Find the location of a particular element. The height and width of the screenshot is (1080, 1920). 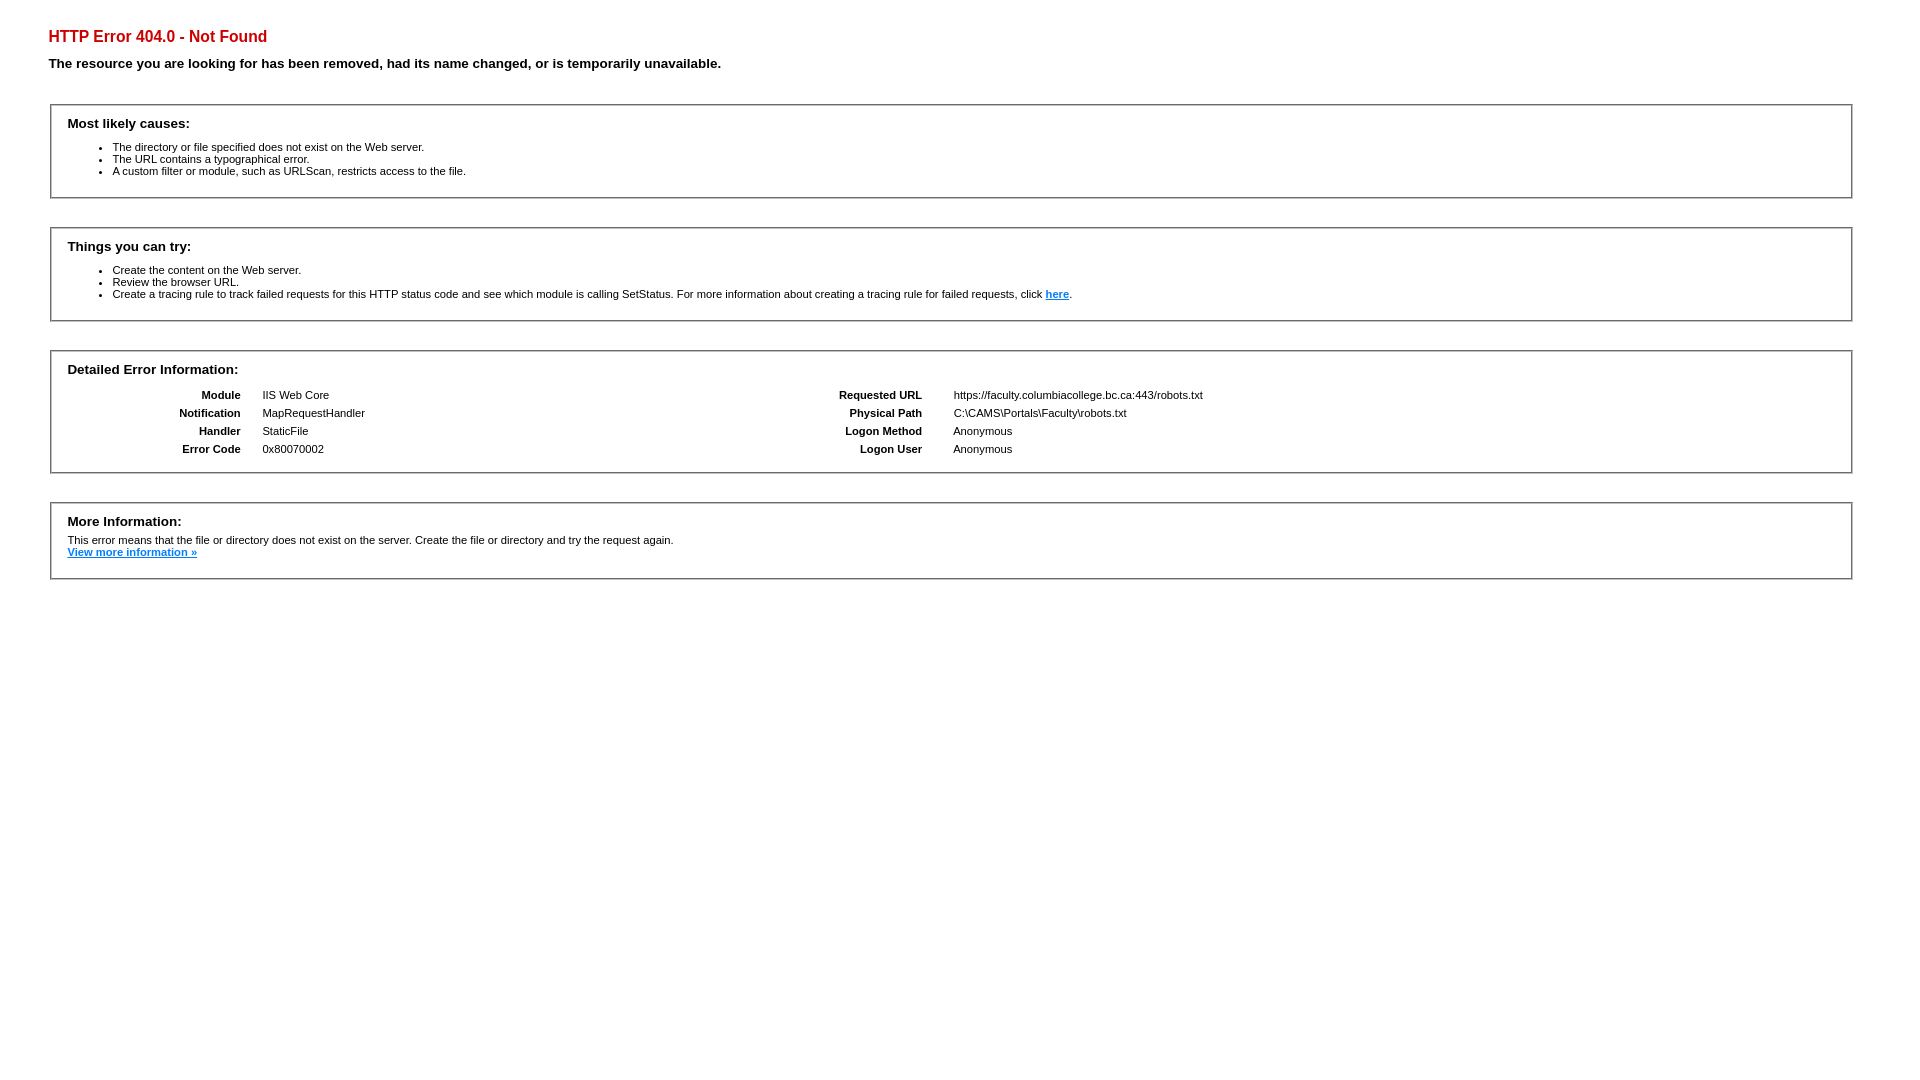

'here' is located at coordinates (1056, 293).